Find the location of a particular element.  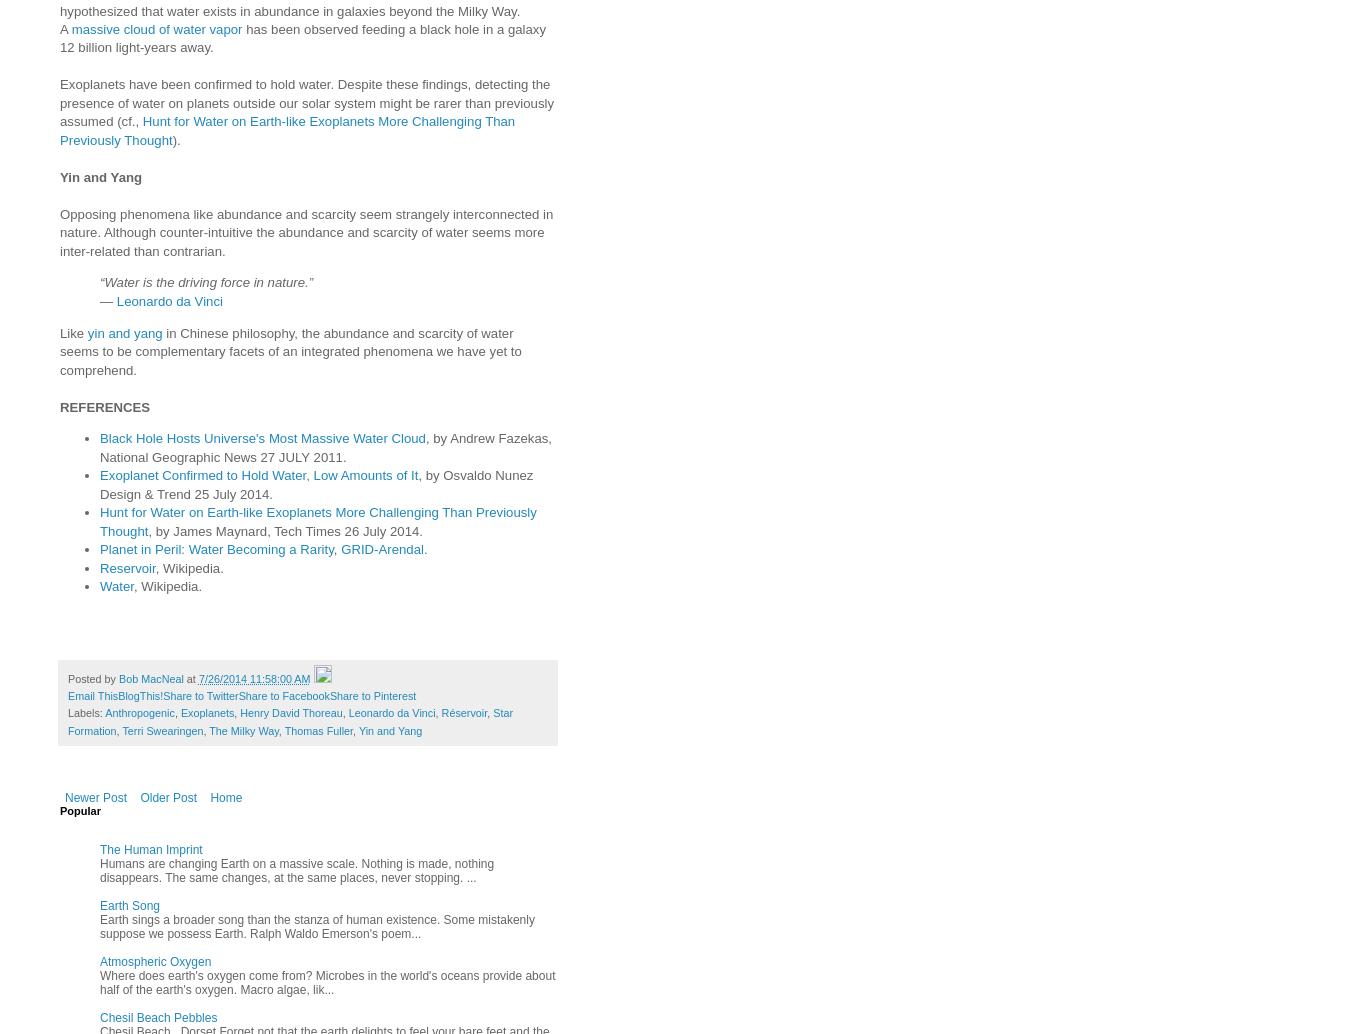

', by Andrew Fazekas, National Geographic News
27 JULY 2011.' is located at coordinates (98, 446).